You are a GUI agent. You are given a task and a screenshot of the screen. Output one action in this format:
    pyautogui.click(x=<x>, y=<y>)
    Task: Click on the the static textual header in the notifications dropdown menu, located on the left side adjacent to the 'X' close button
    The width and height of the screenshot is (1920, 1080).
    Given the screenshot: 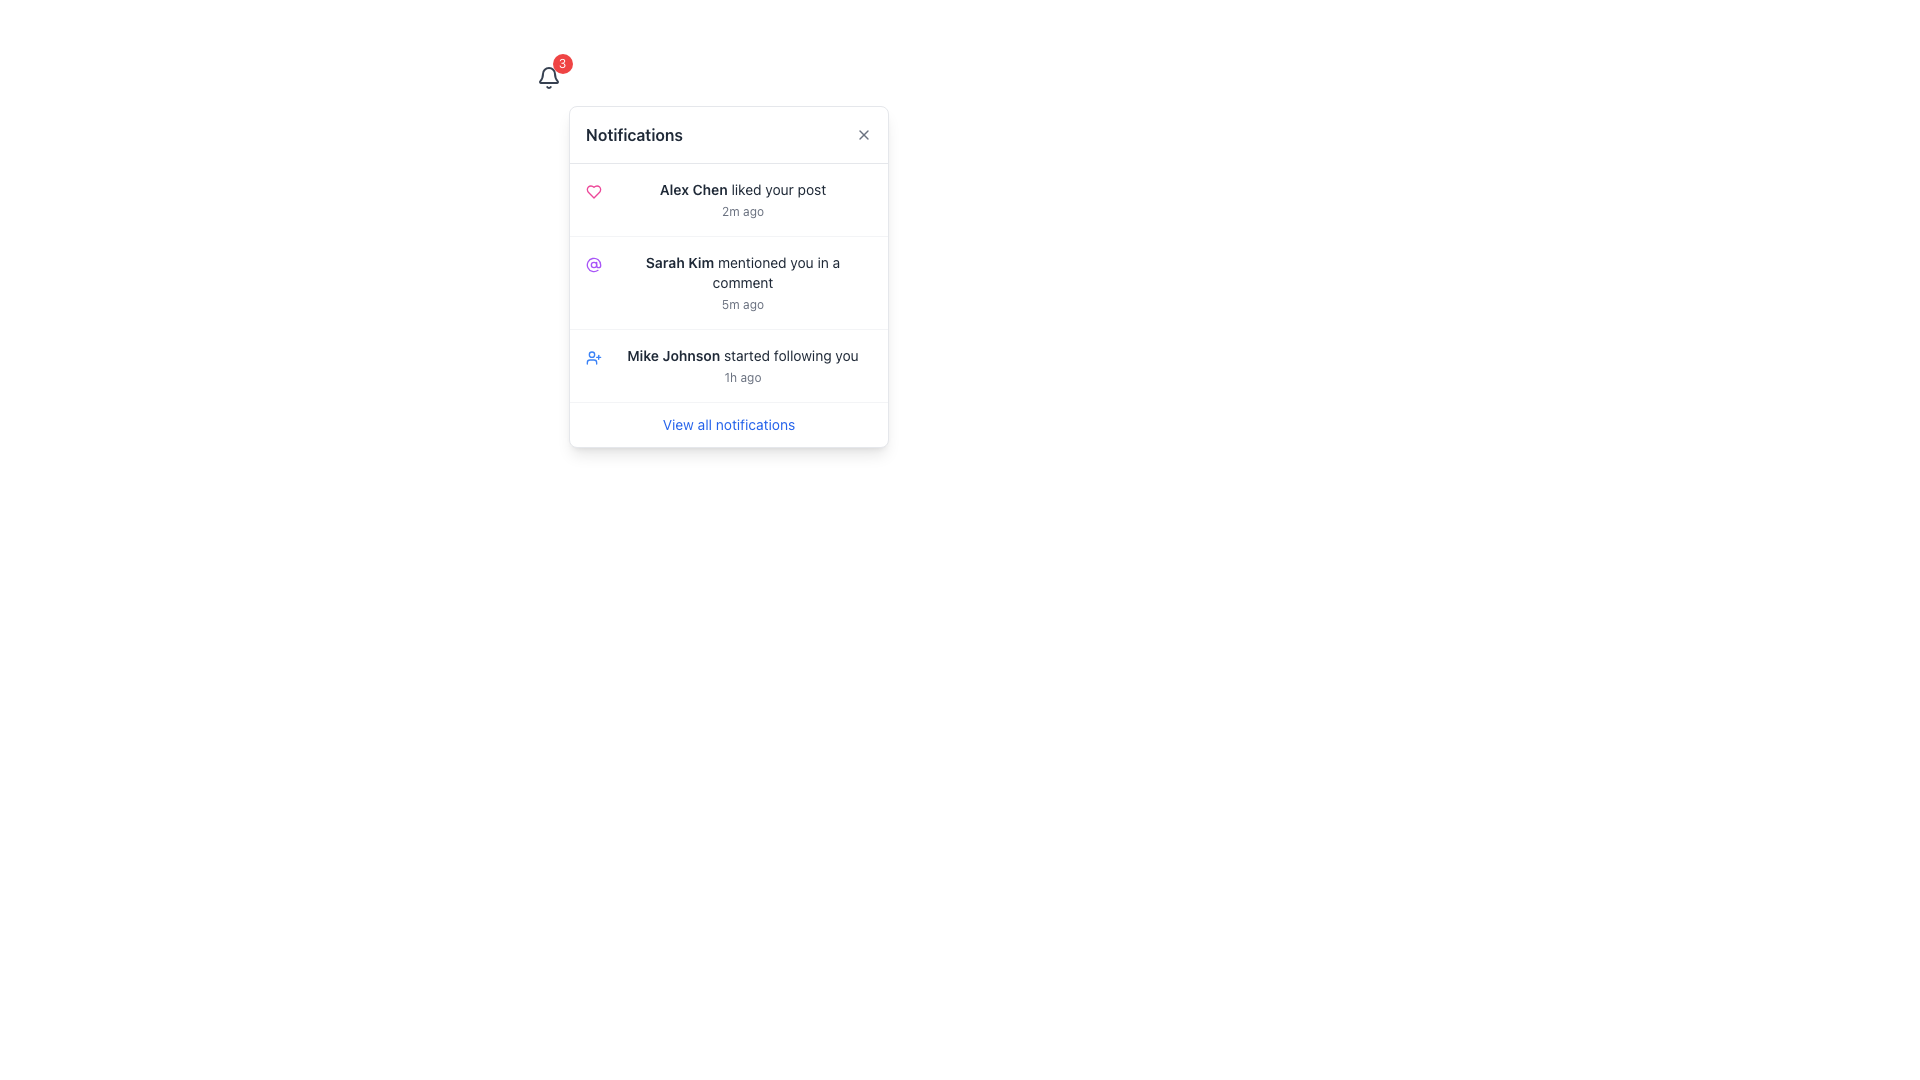 What is the action you would take?
    pyautogui.click(x=633, y=135)
    